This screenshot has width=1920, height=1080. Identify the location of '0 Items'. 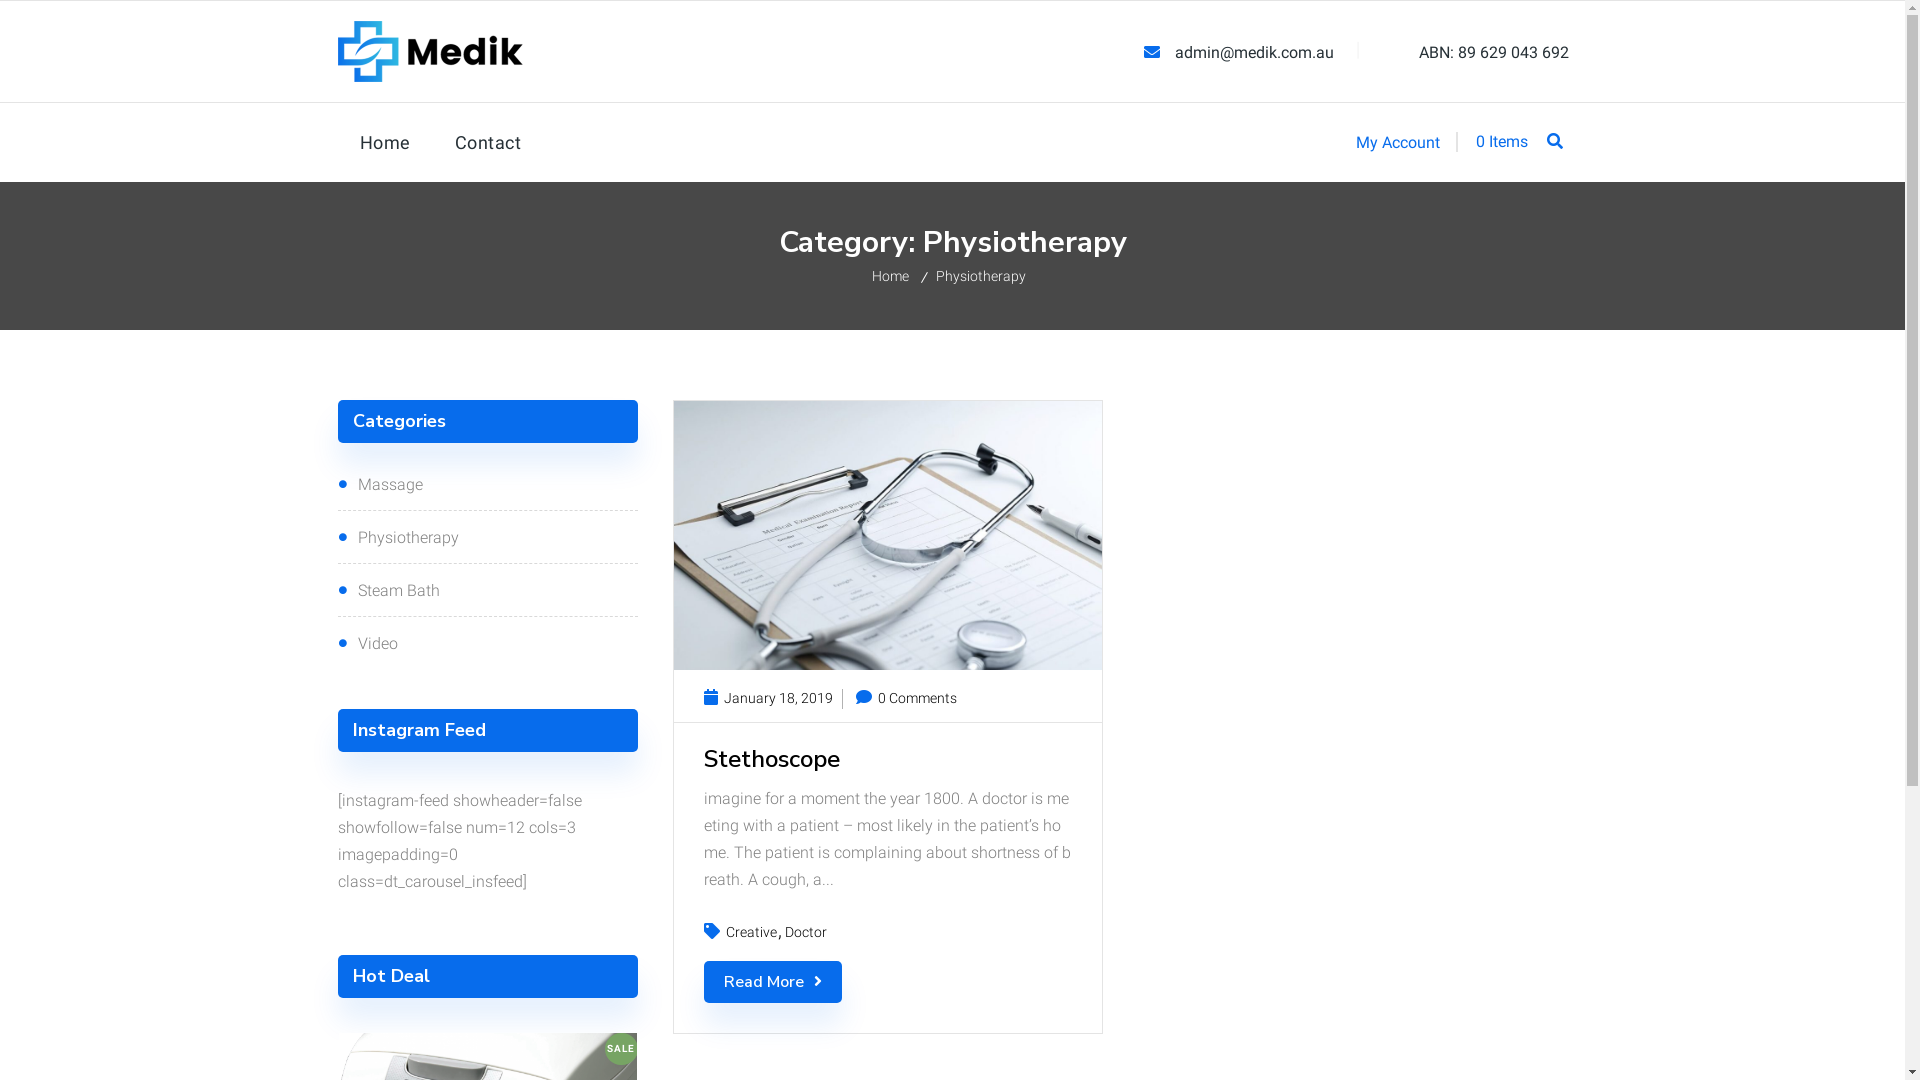
(1492, 140).